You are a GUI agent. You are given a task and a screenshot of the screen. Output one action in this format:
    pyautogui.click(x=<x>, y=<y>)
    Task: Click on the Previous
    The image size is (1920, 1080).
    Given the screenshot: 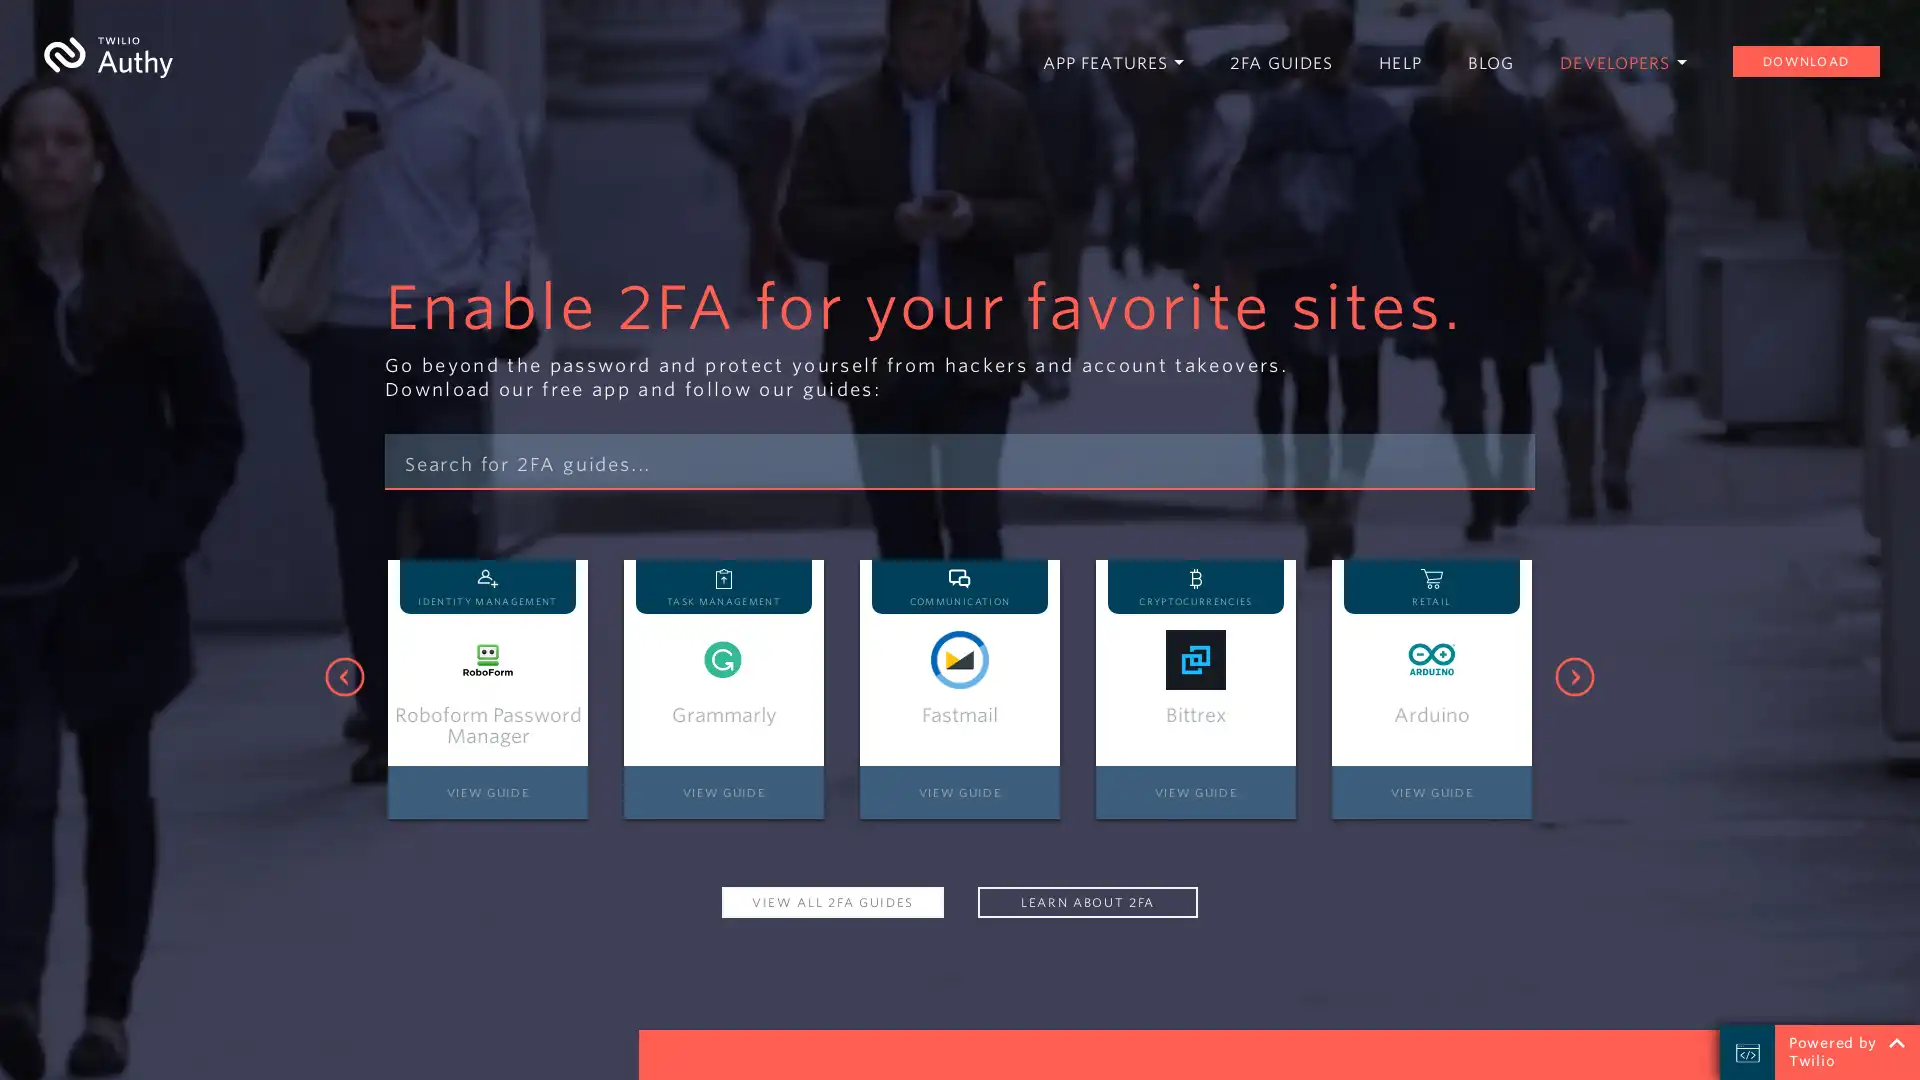 What is the action you would take?
    pyautogui.click(x=345, y=676)
    